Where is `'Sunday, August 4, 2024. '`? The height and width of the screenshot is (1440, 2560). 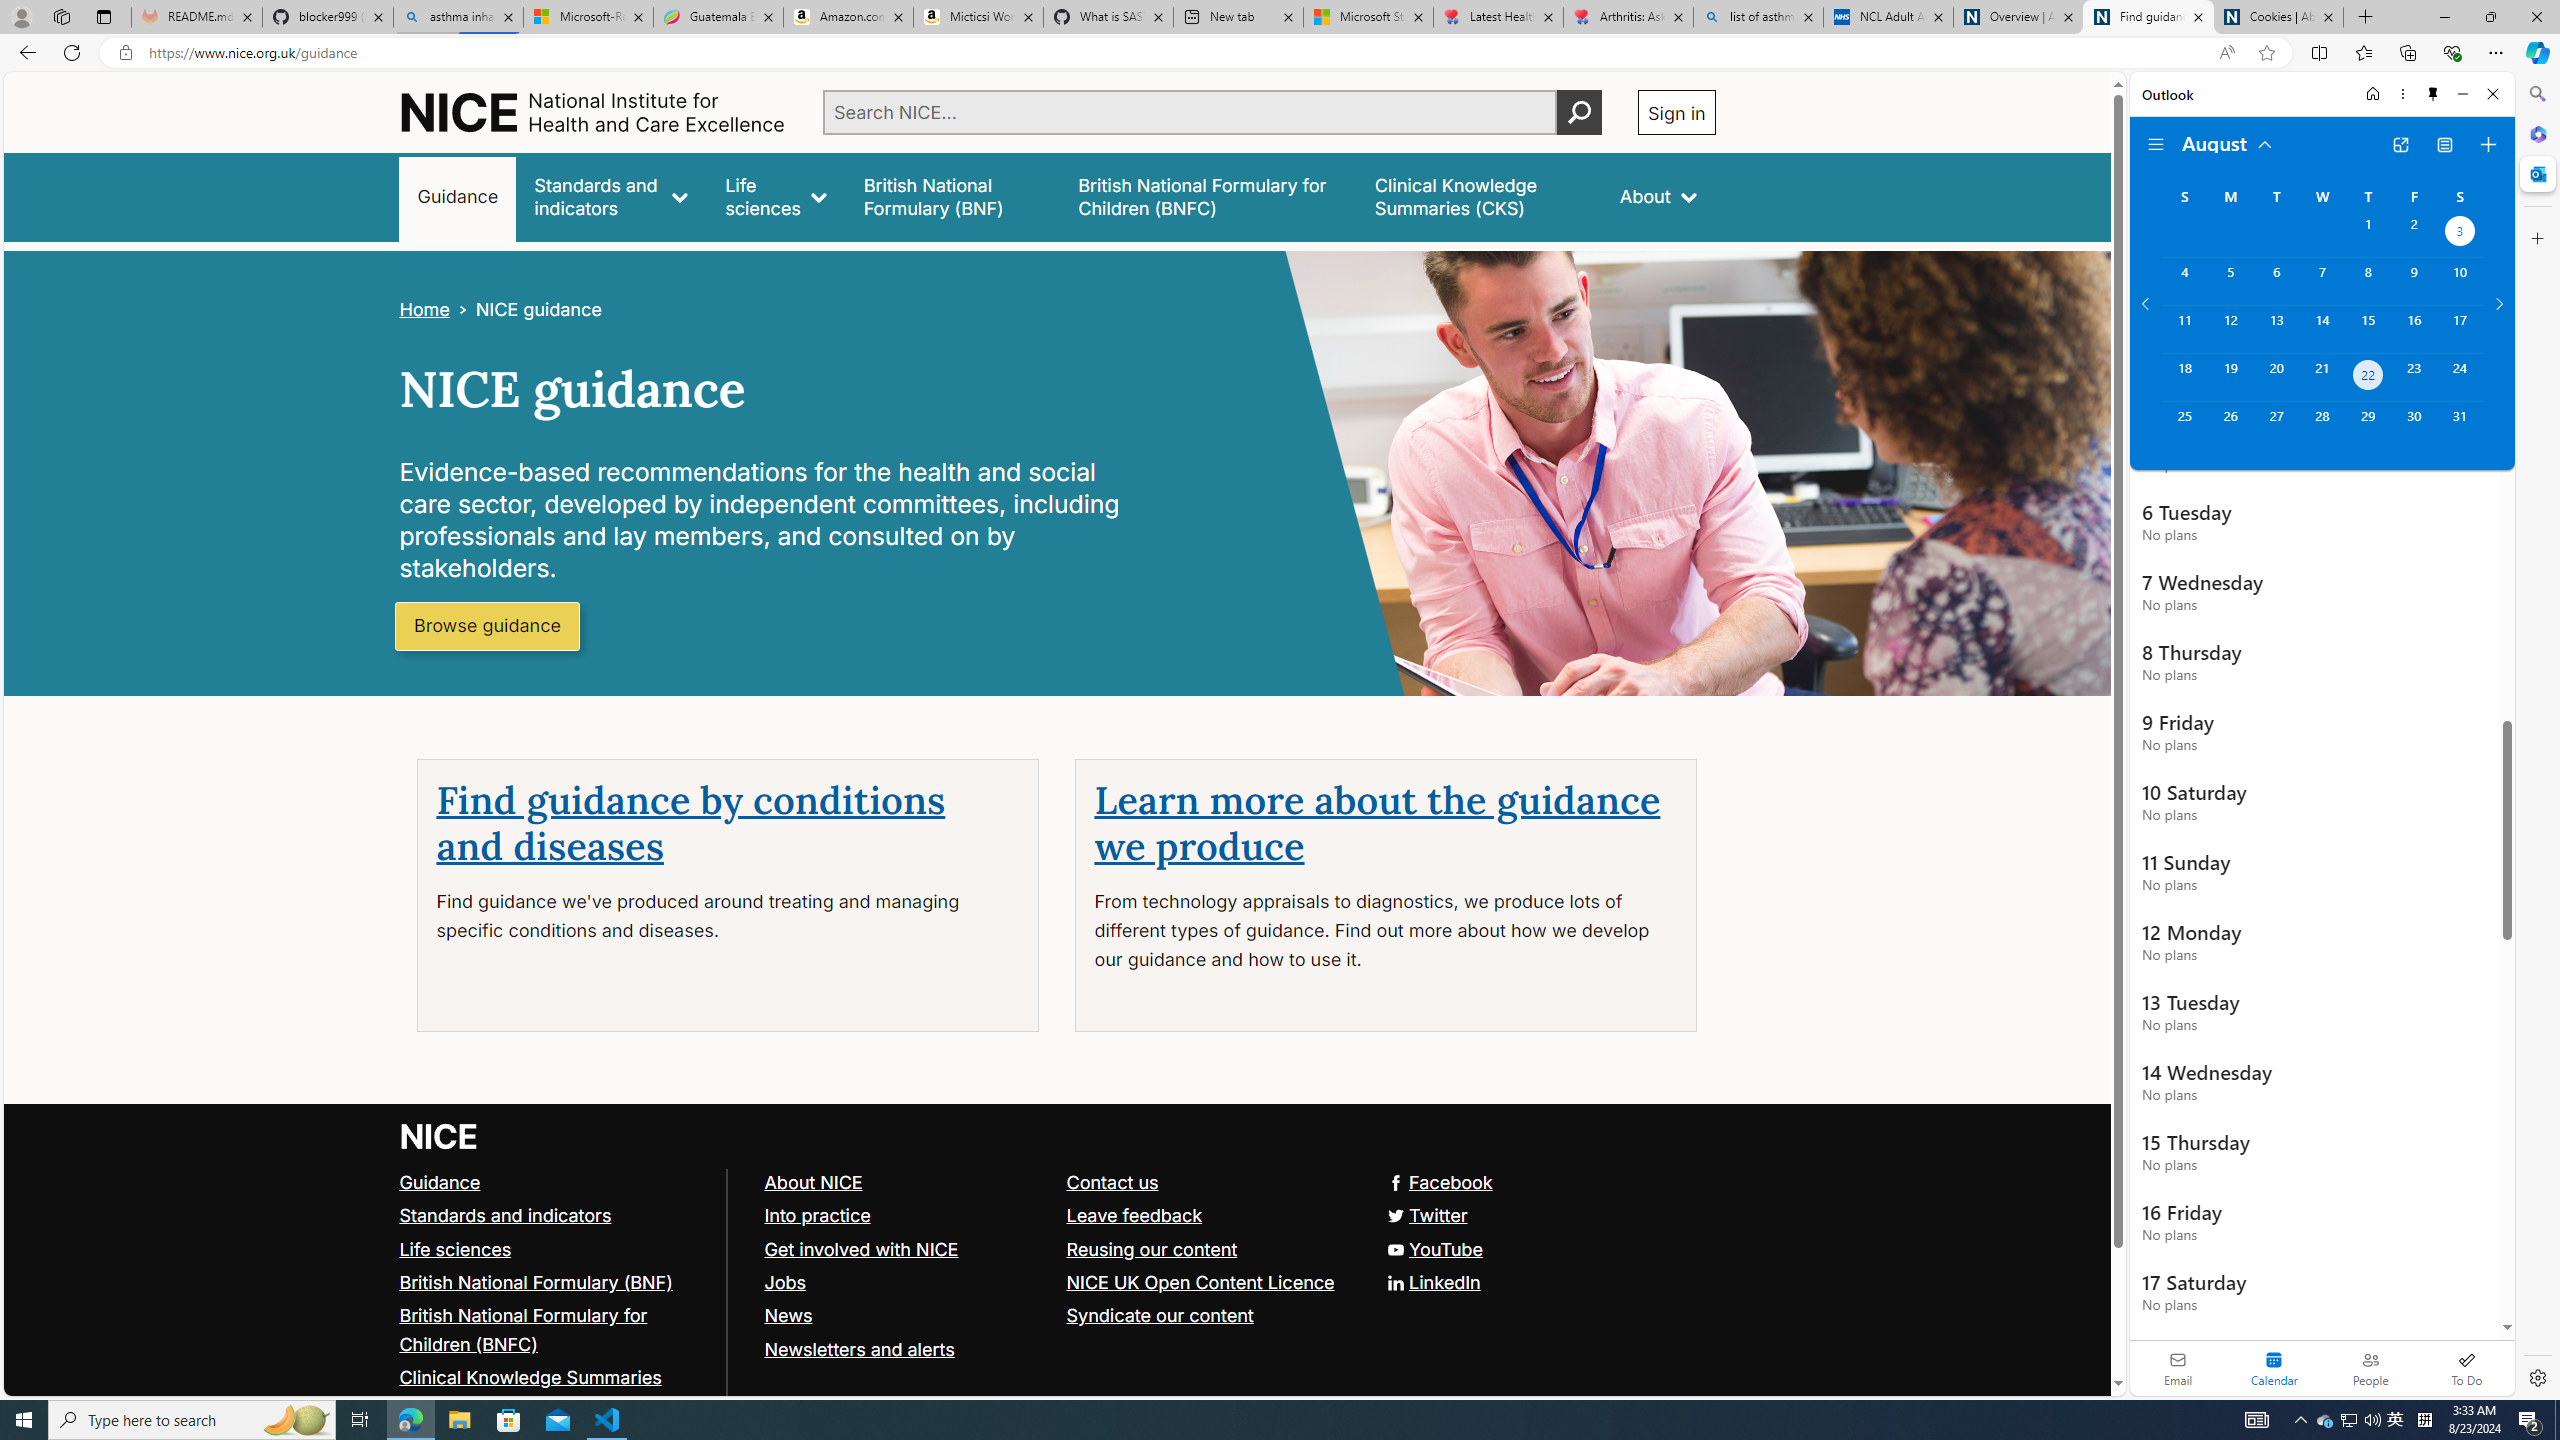 'Sunday, August 4, 2024. ' is located at coordinates (2184, 280).